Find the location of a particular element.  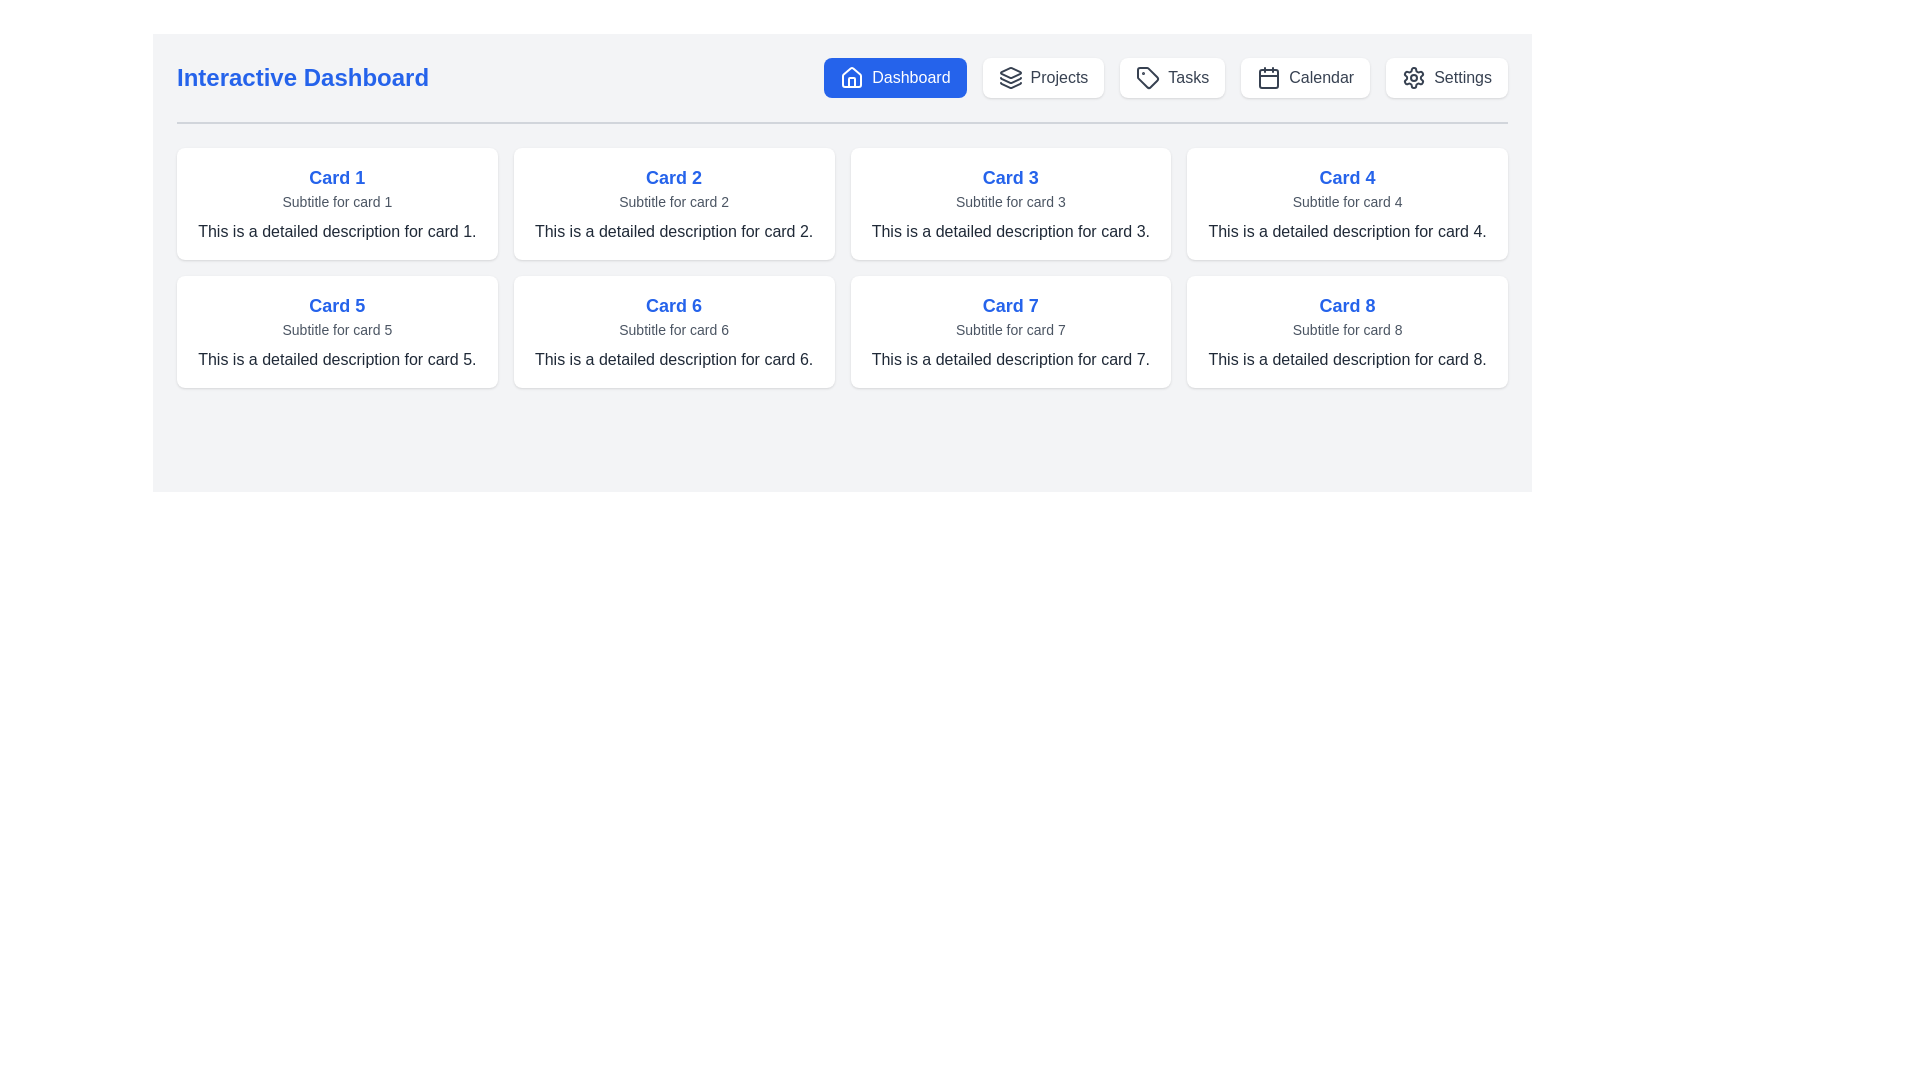

the text area under the subtitle 'Subtitle for card 2' and the title 'Card 2' within the second card of the grid layout is located at coordinates (674, 230).